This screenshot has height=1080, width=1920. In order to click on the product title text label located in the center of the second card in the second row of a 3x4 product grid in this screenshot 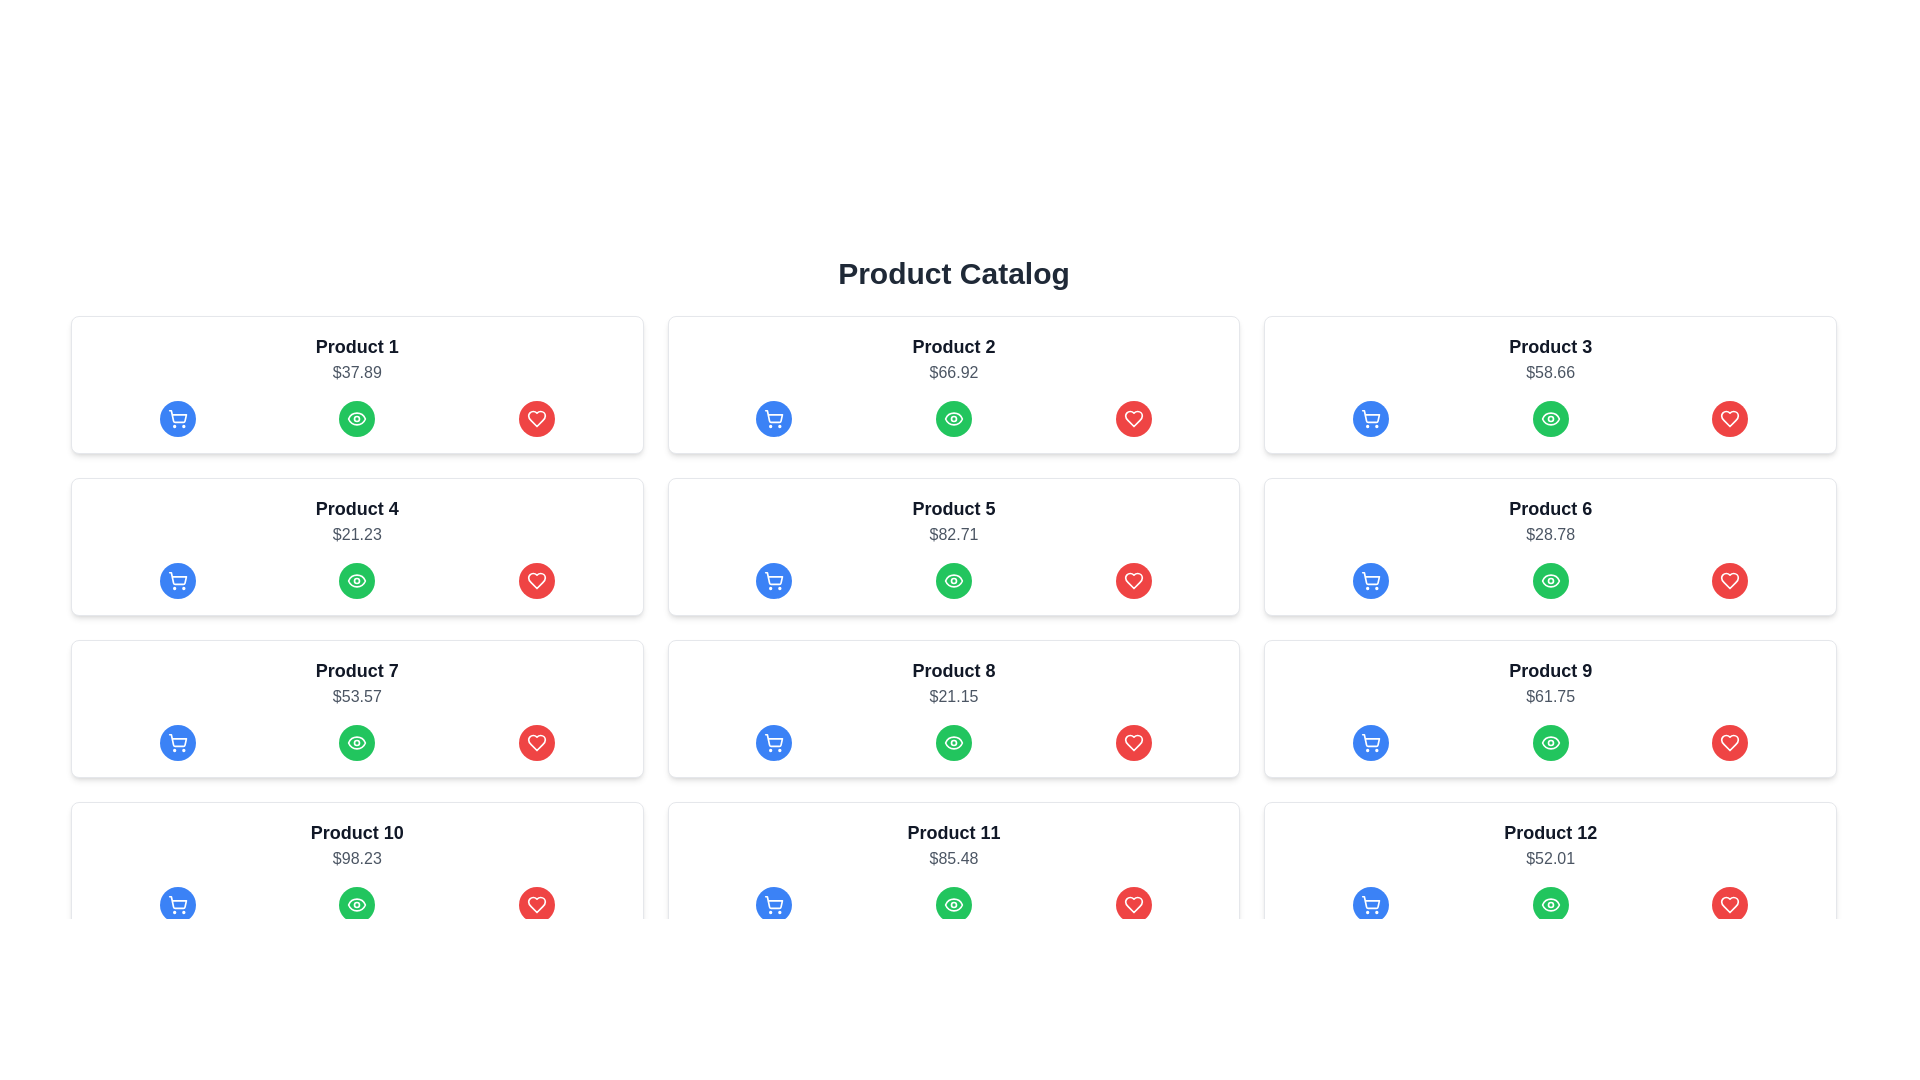, I will do `click(357, 508)`.